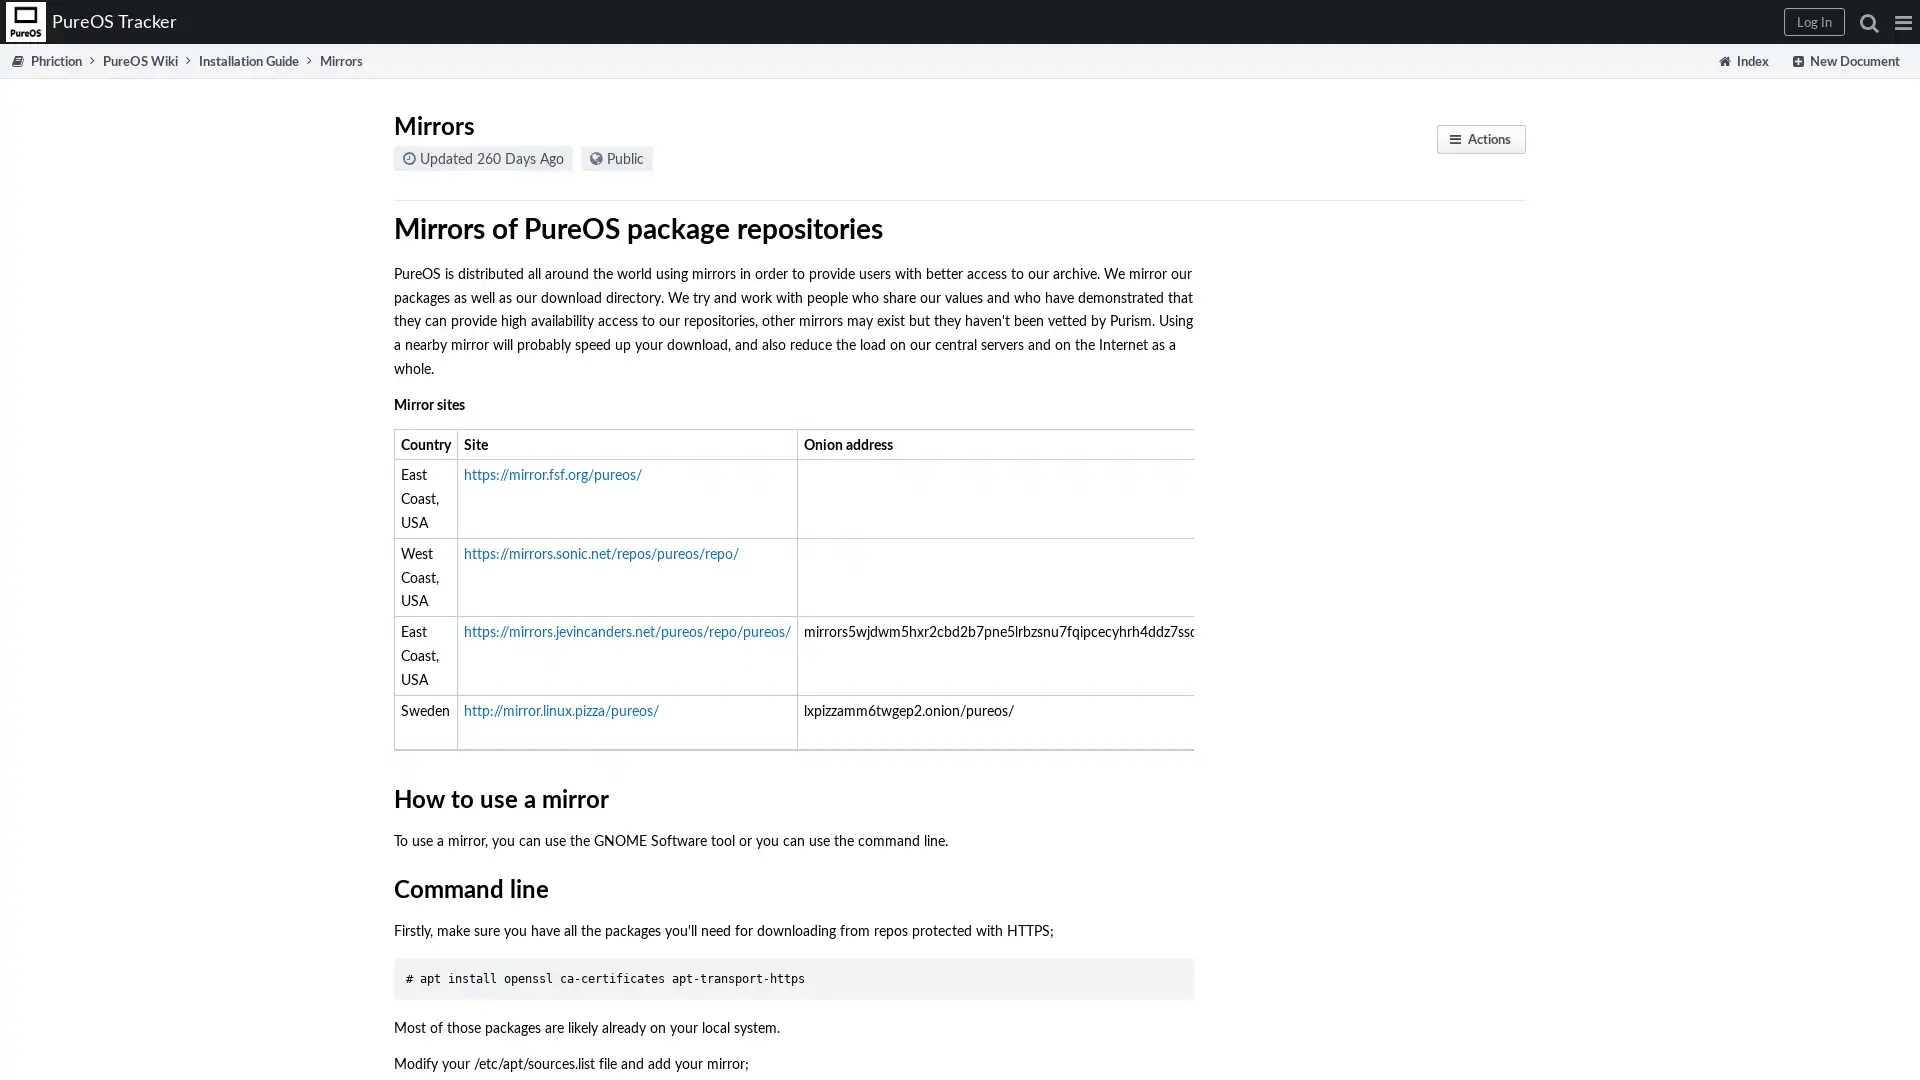 The image size is (1920, 1080). I want to click on Log In, so click(1814, 22).